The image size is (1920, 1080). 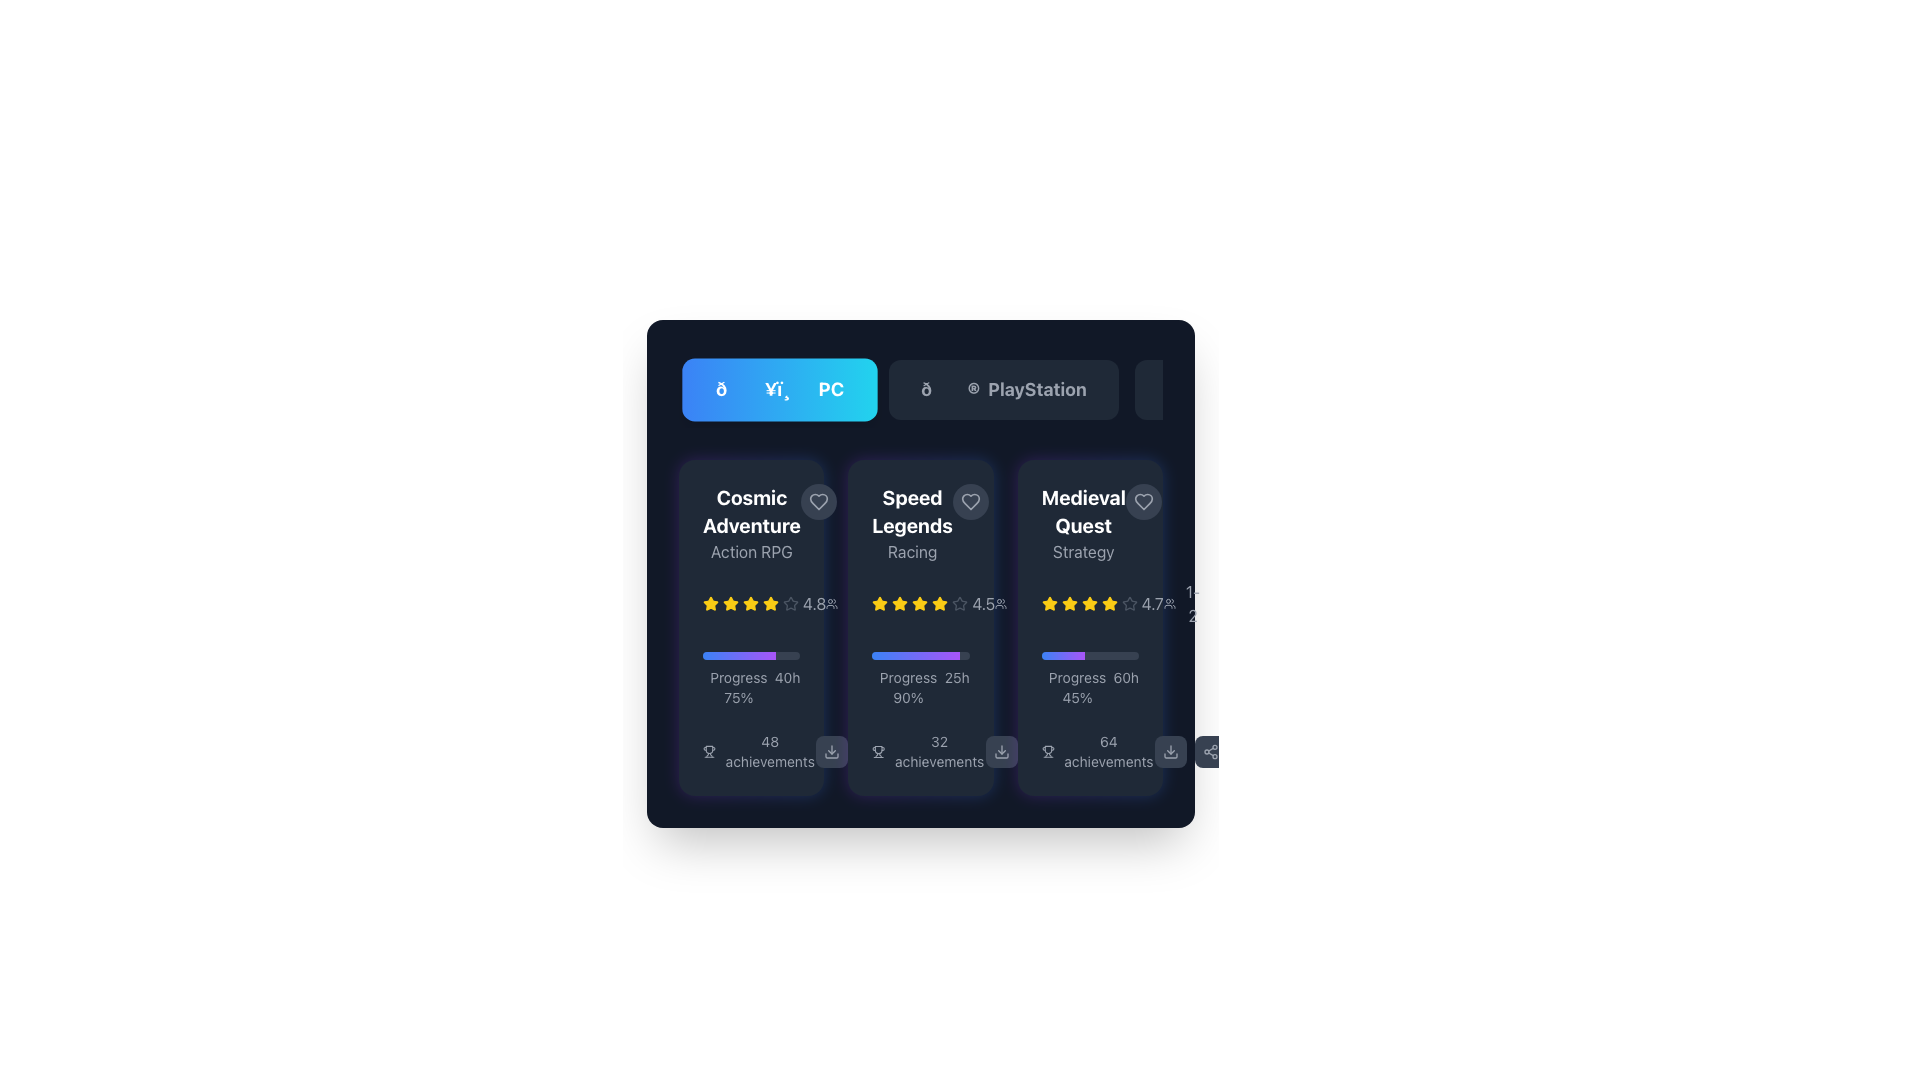 What do you see at coordinates (1097, 752) in the screenshot?
I see `the text label displaying '64 achievements' accompanied by a trophy icon, located at the bottom-right corner of the 'Medieval Quest' card` at bounding box center [1097, 752].